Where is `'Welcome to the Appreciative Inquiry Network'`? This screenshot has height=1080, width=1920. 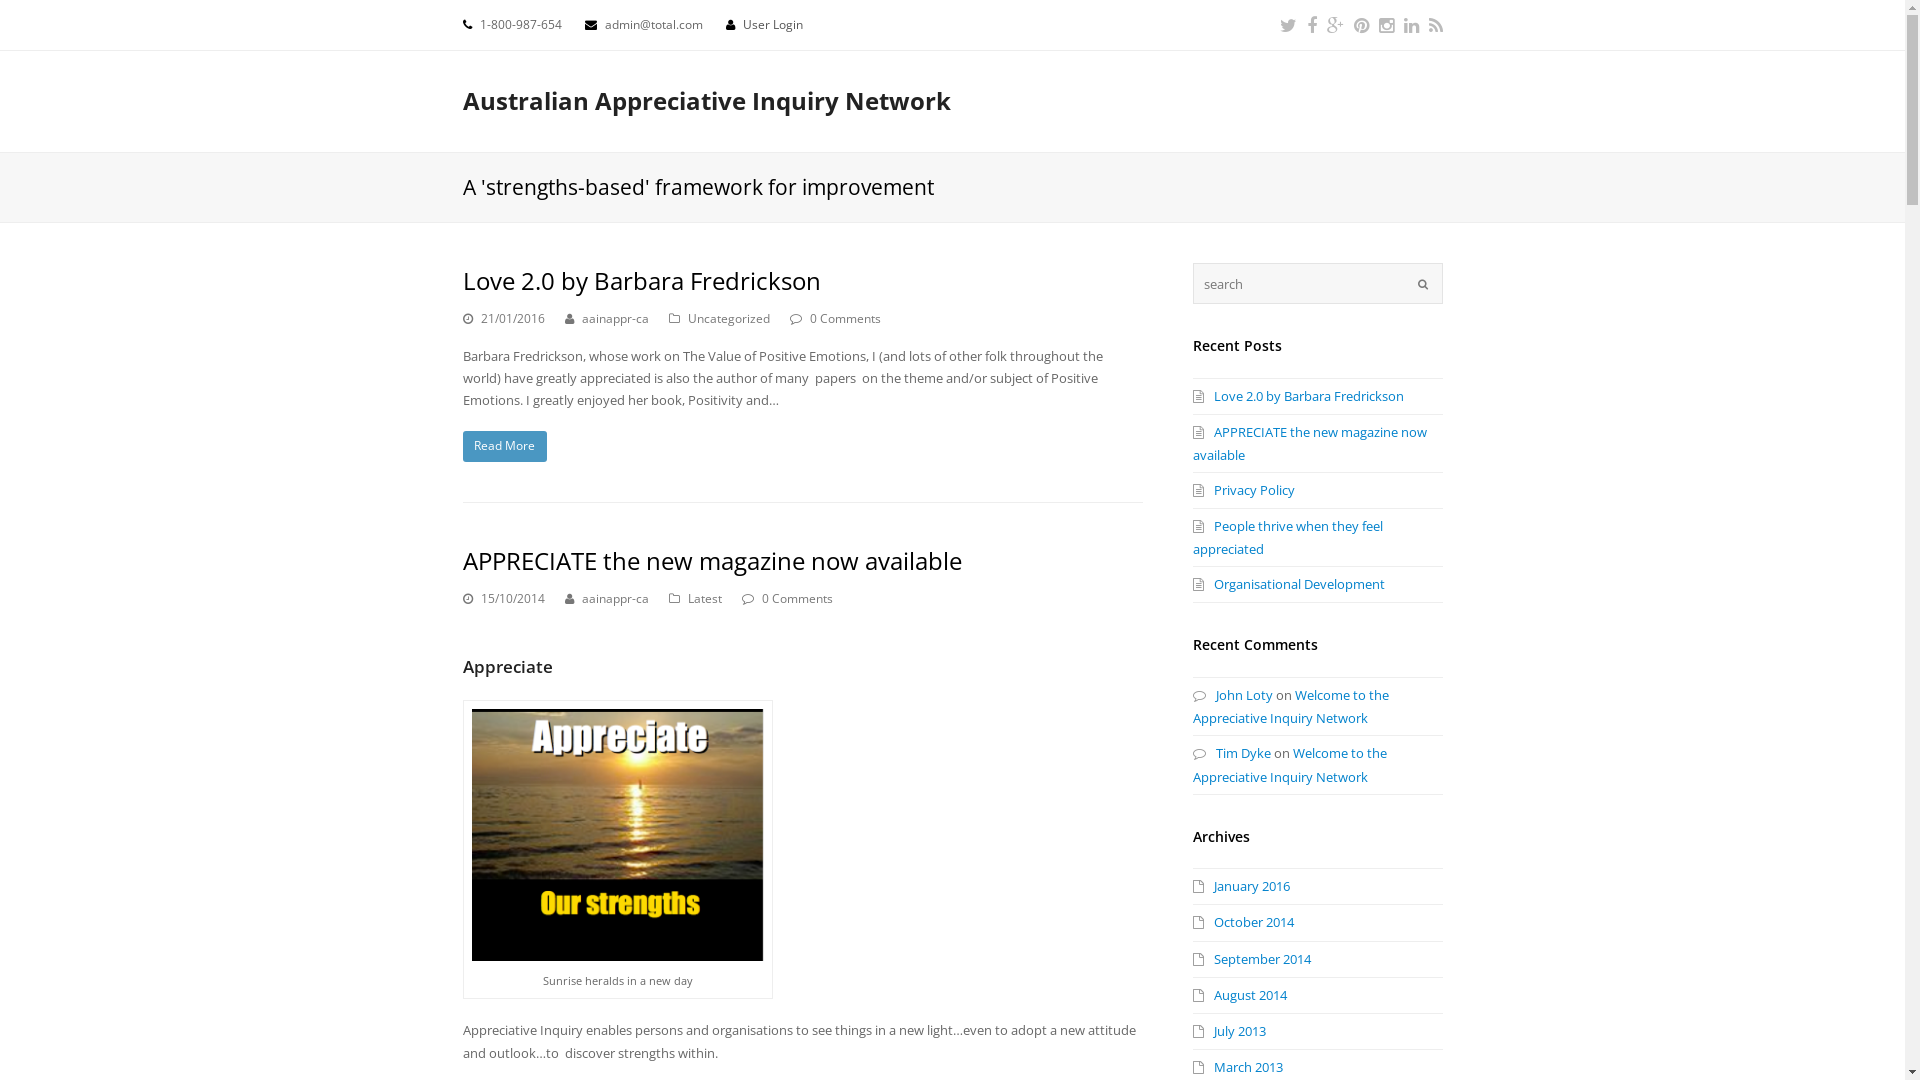 'Welcome to the Appreciative Inquiry Network' is located at coordinates (1290, 705).